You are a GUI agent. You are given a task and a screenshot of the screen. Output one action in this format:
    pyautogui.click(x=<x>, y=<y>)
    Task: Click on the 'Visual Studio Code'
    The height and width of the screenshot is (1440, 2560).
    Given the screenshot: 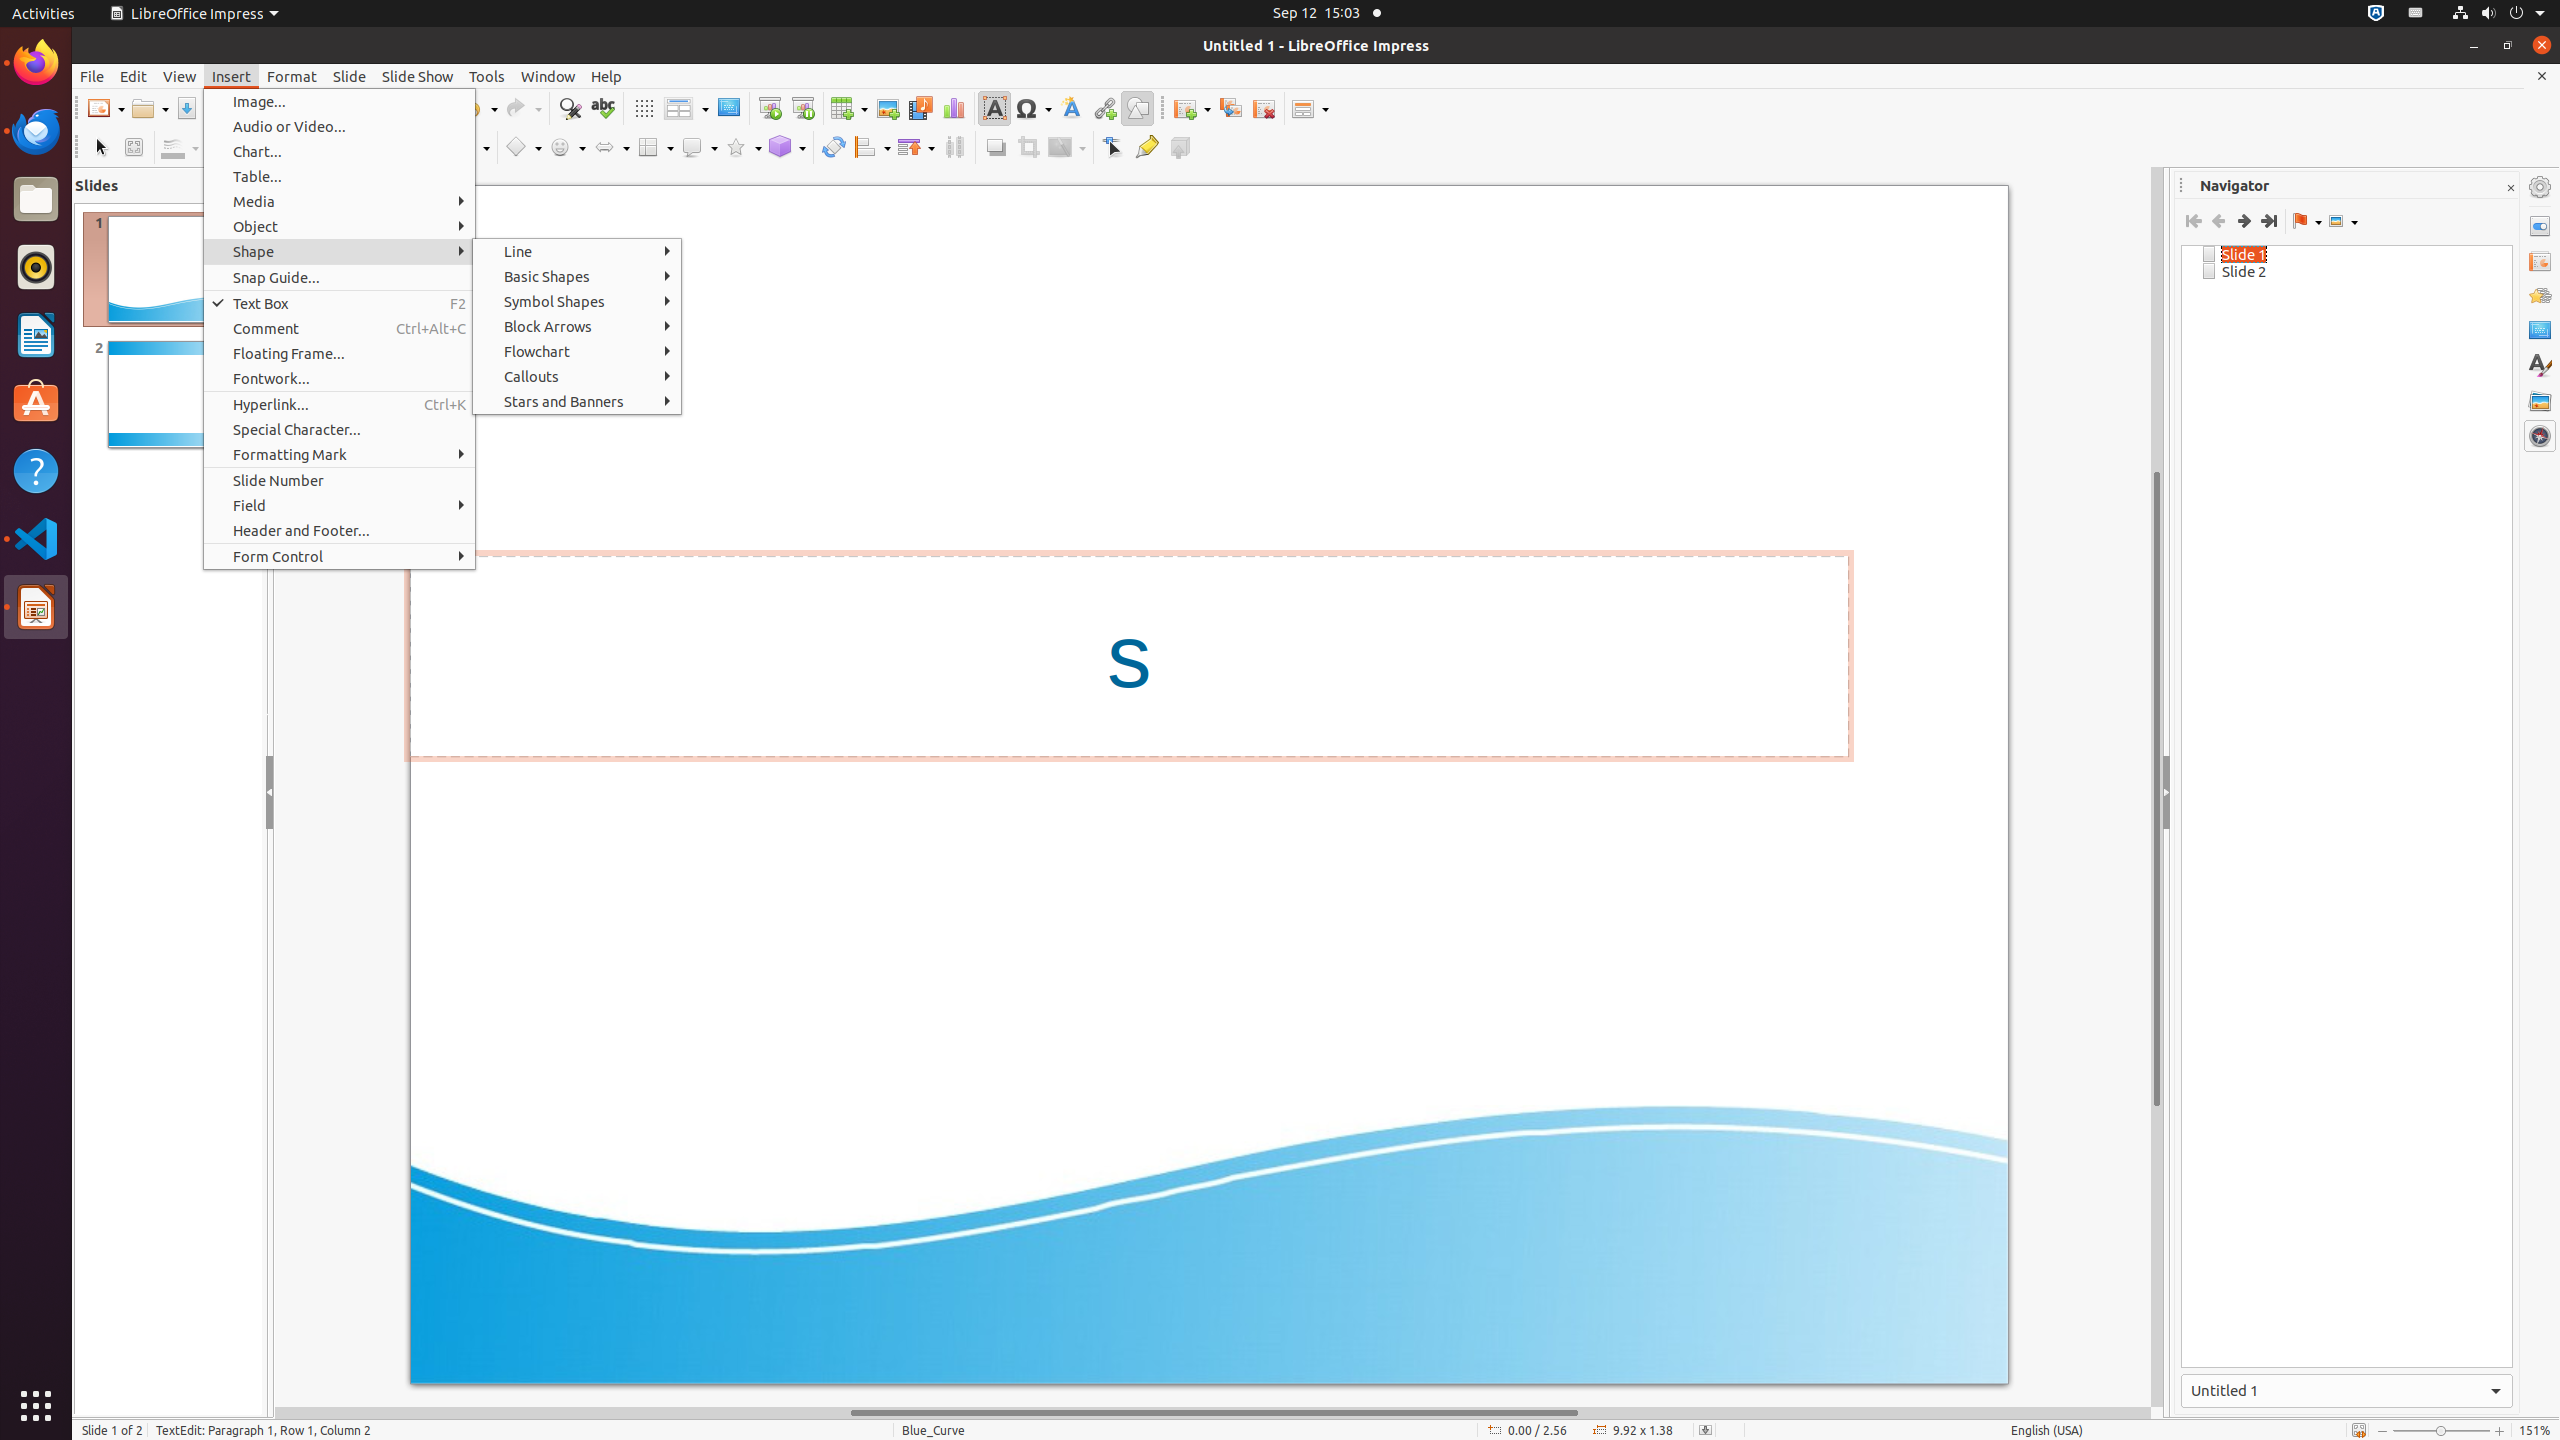 What is the action you would take?
    pyautogui.click(x=36, y=537)
    